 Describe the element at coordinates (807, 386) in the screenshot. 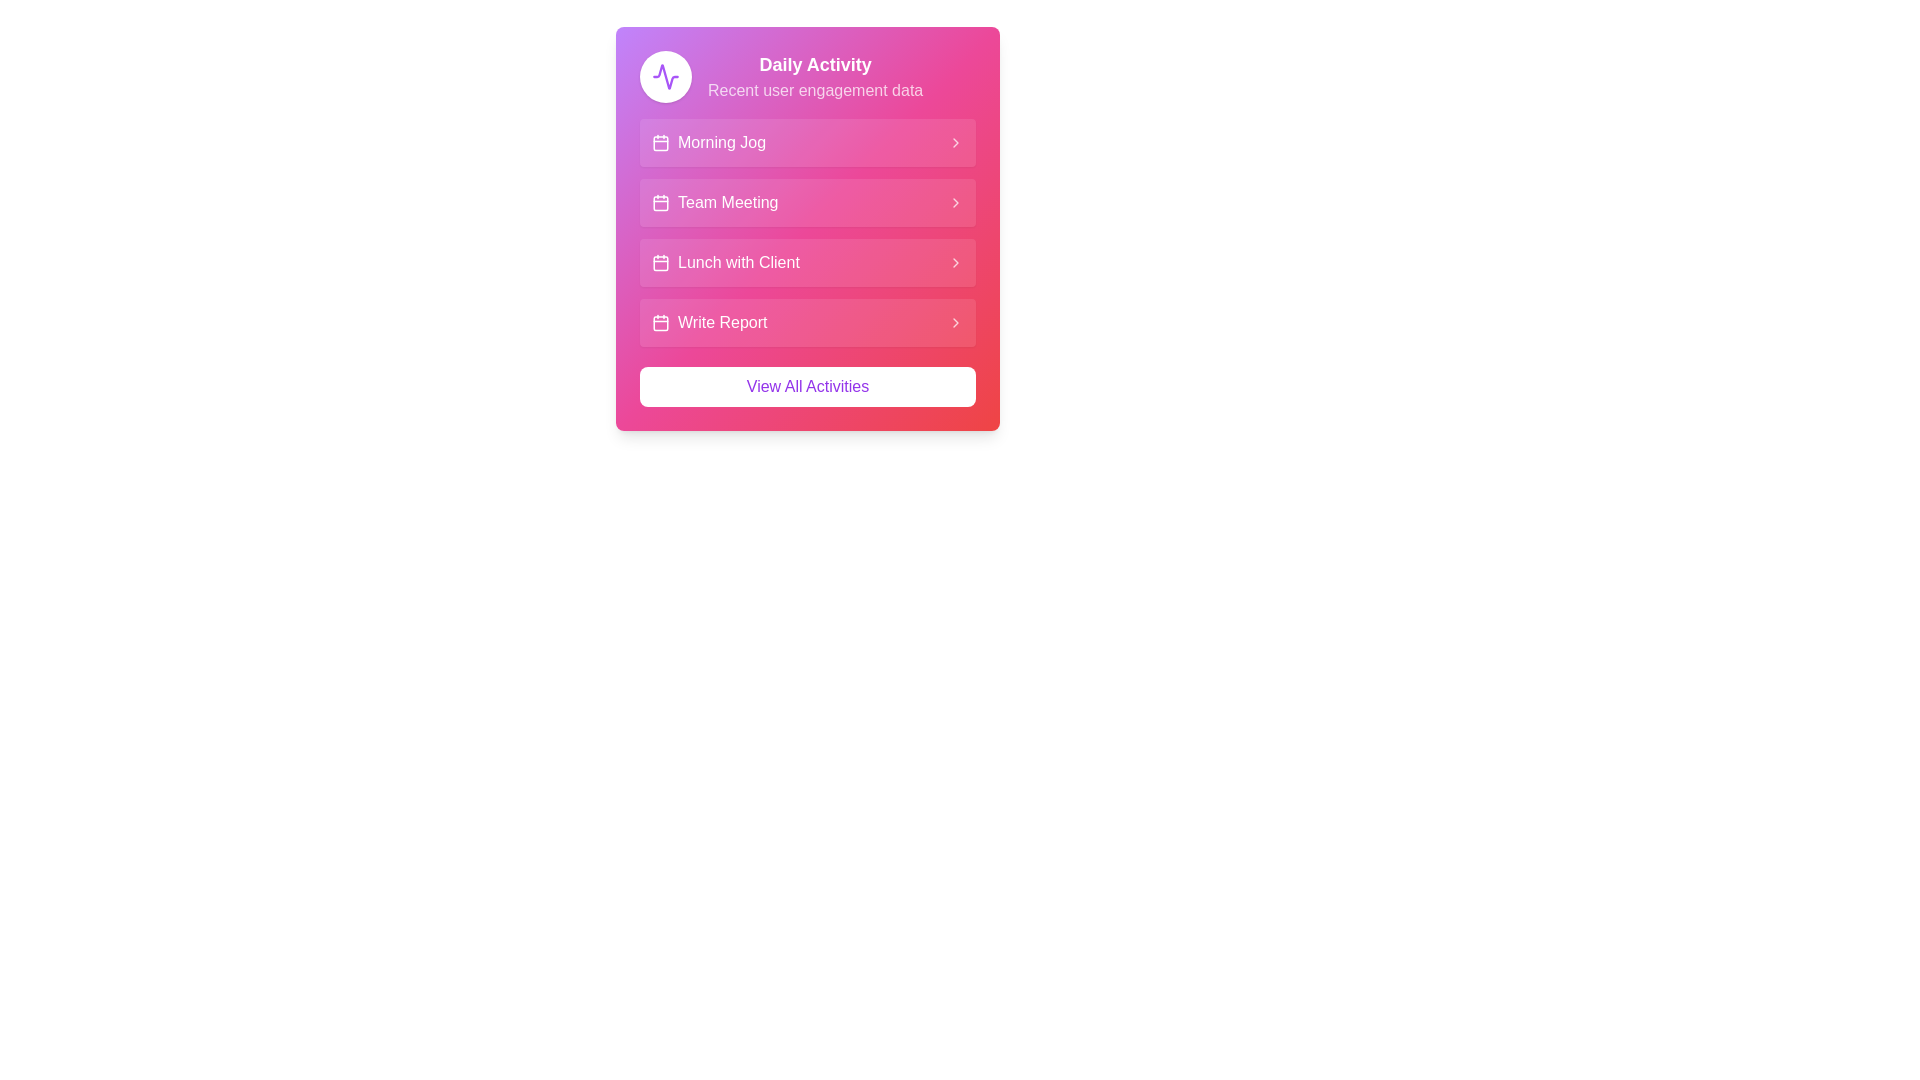

I see `the button that allows users to view a comprehensive list of activities, located below the 'Write Report' activity, to interact via keyboard` at that location.